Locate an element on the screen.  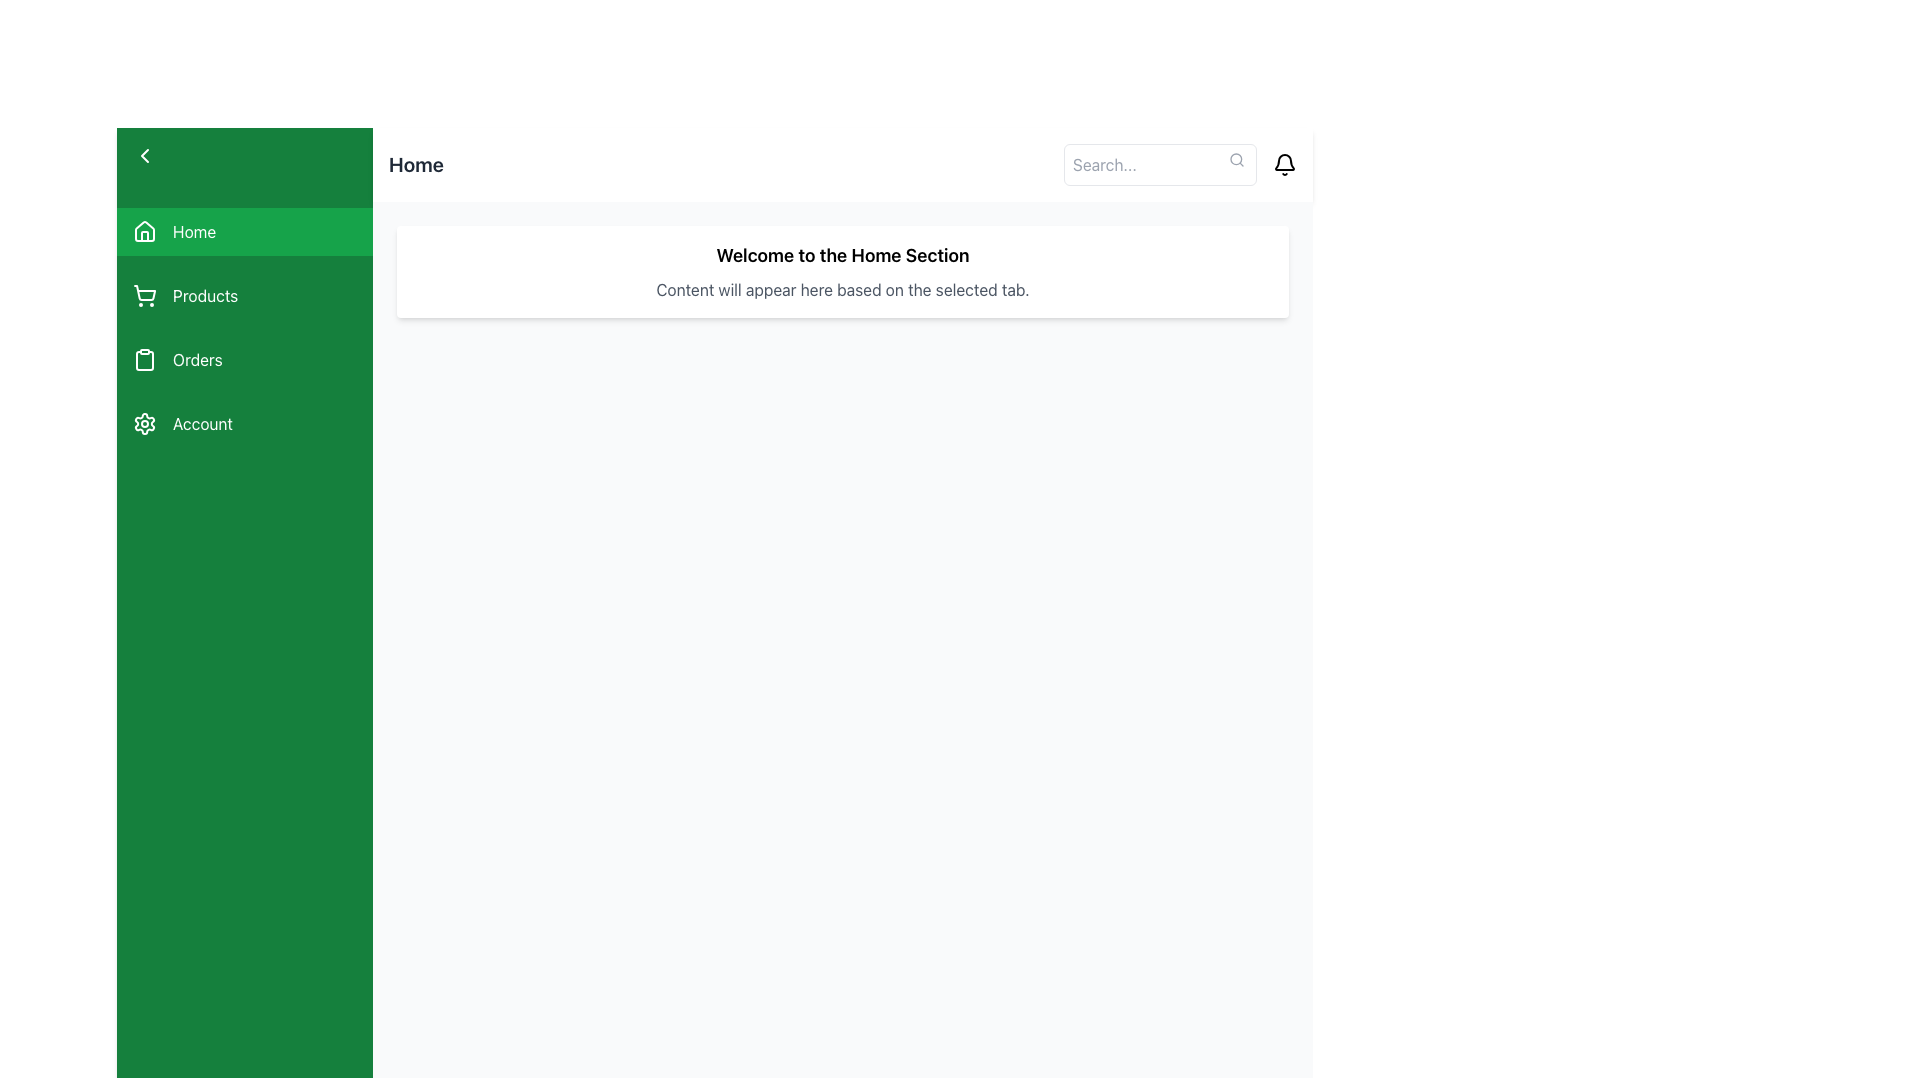
the magnifying glass SVG icon located at the top-right corner of the search input field, which symbolizes the search feature is located at coordinates (1236, 158).